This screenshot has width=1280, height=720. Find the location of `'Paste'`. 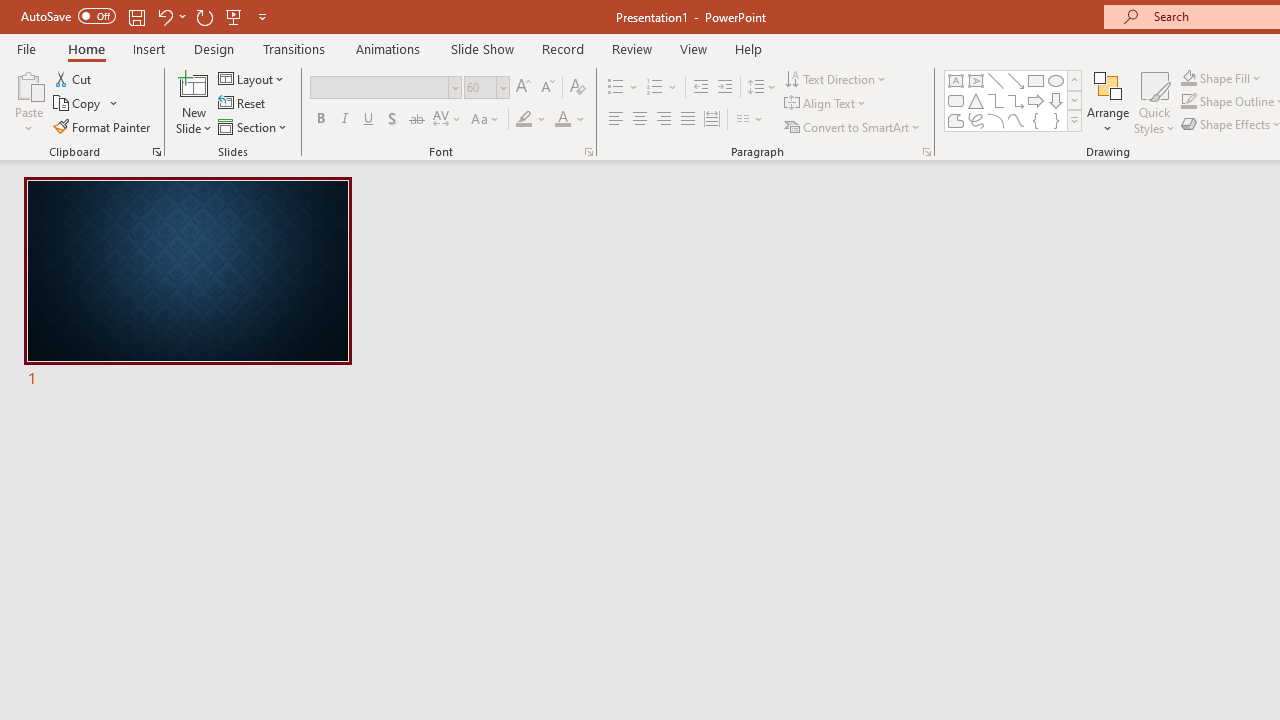

'Paste' is located at coordinates (28, 84).